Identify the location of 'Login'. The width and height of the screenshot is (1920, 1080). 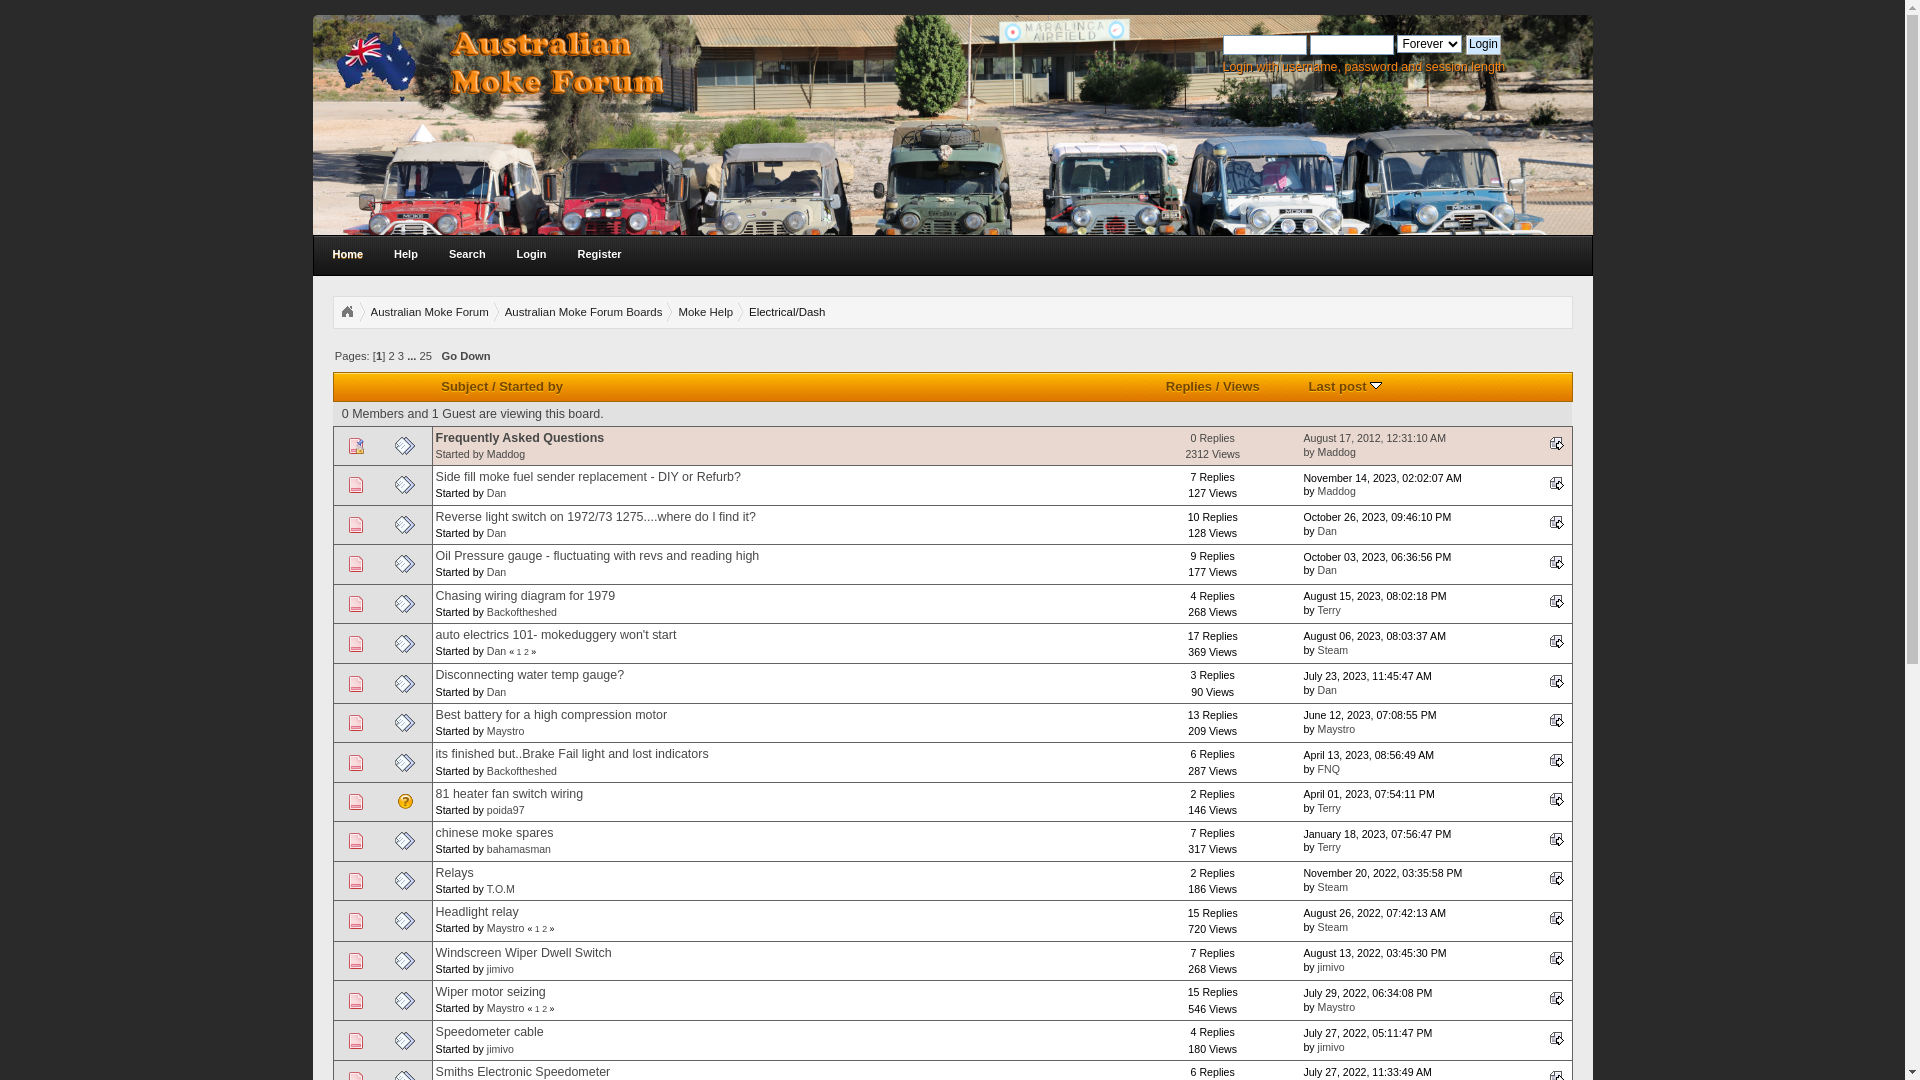
(1483, 45).